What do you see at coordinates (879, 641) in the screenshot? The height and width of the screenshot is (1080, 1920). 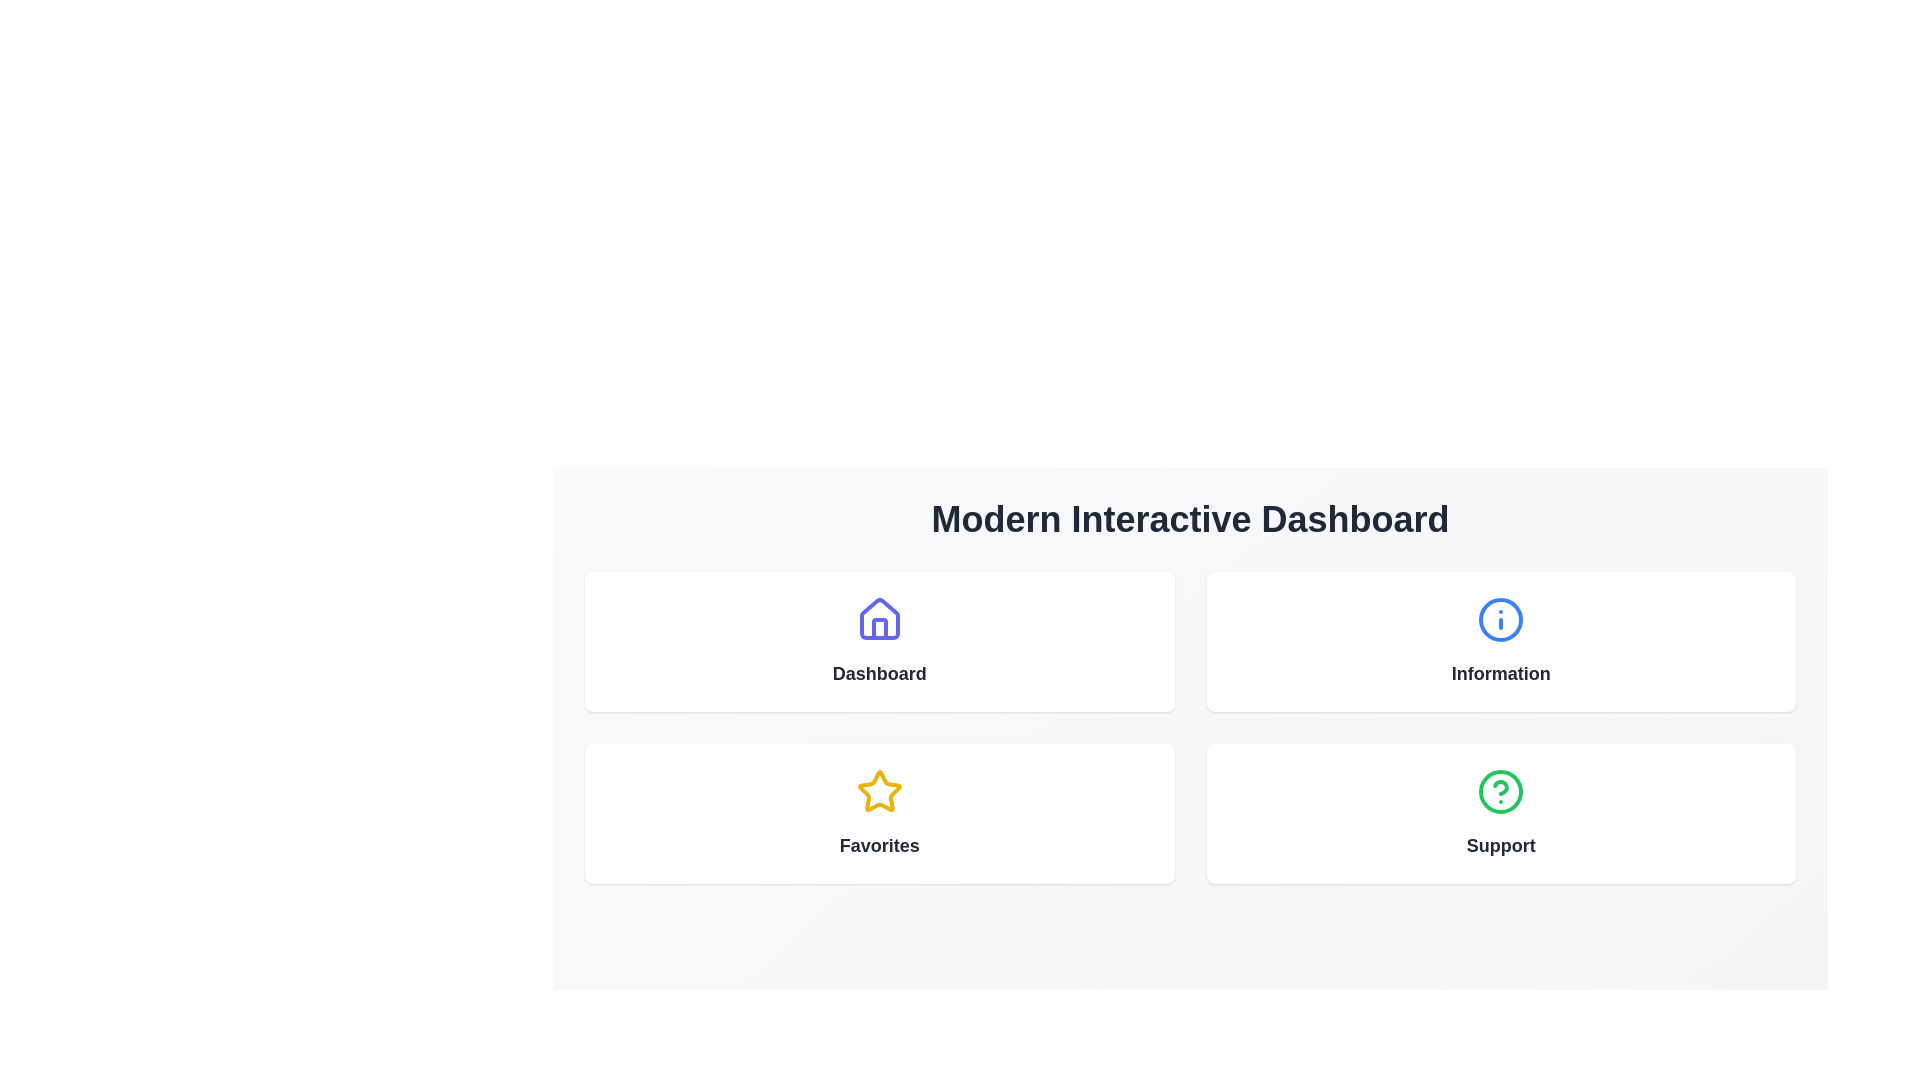 I see `the Navigation Card, which features a house icon and the title 'Dashboard' in a grid layout as the first card` at bounding box center [879, 641].